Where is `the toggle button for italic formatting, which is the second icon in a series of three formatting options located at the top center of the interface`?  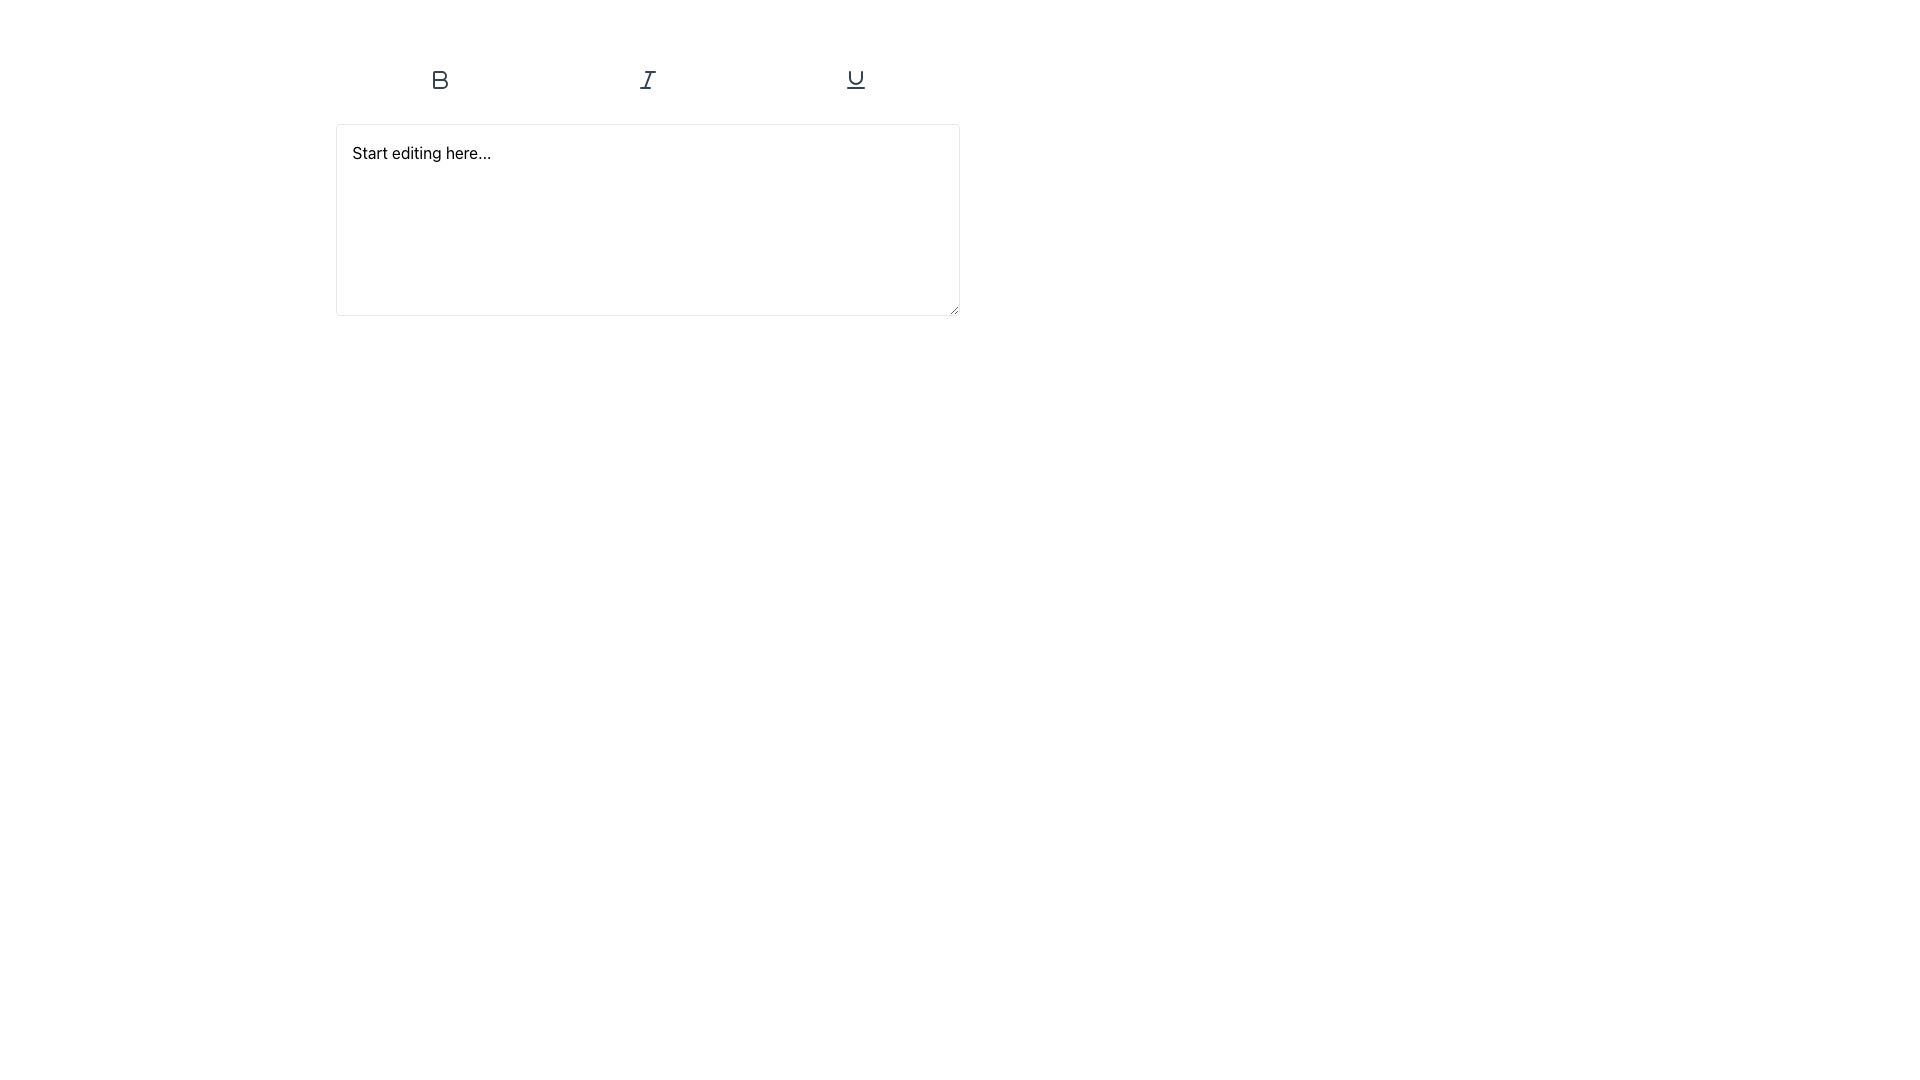 the toggle button for italic formatting, which is the second icon in a series of three formatting options located at the top center of the interface is located at coordinates (647, 79).